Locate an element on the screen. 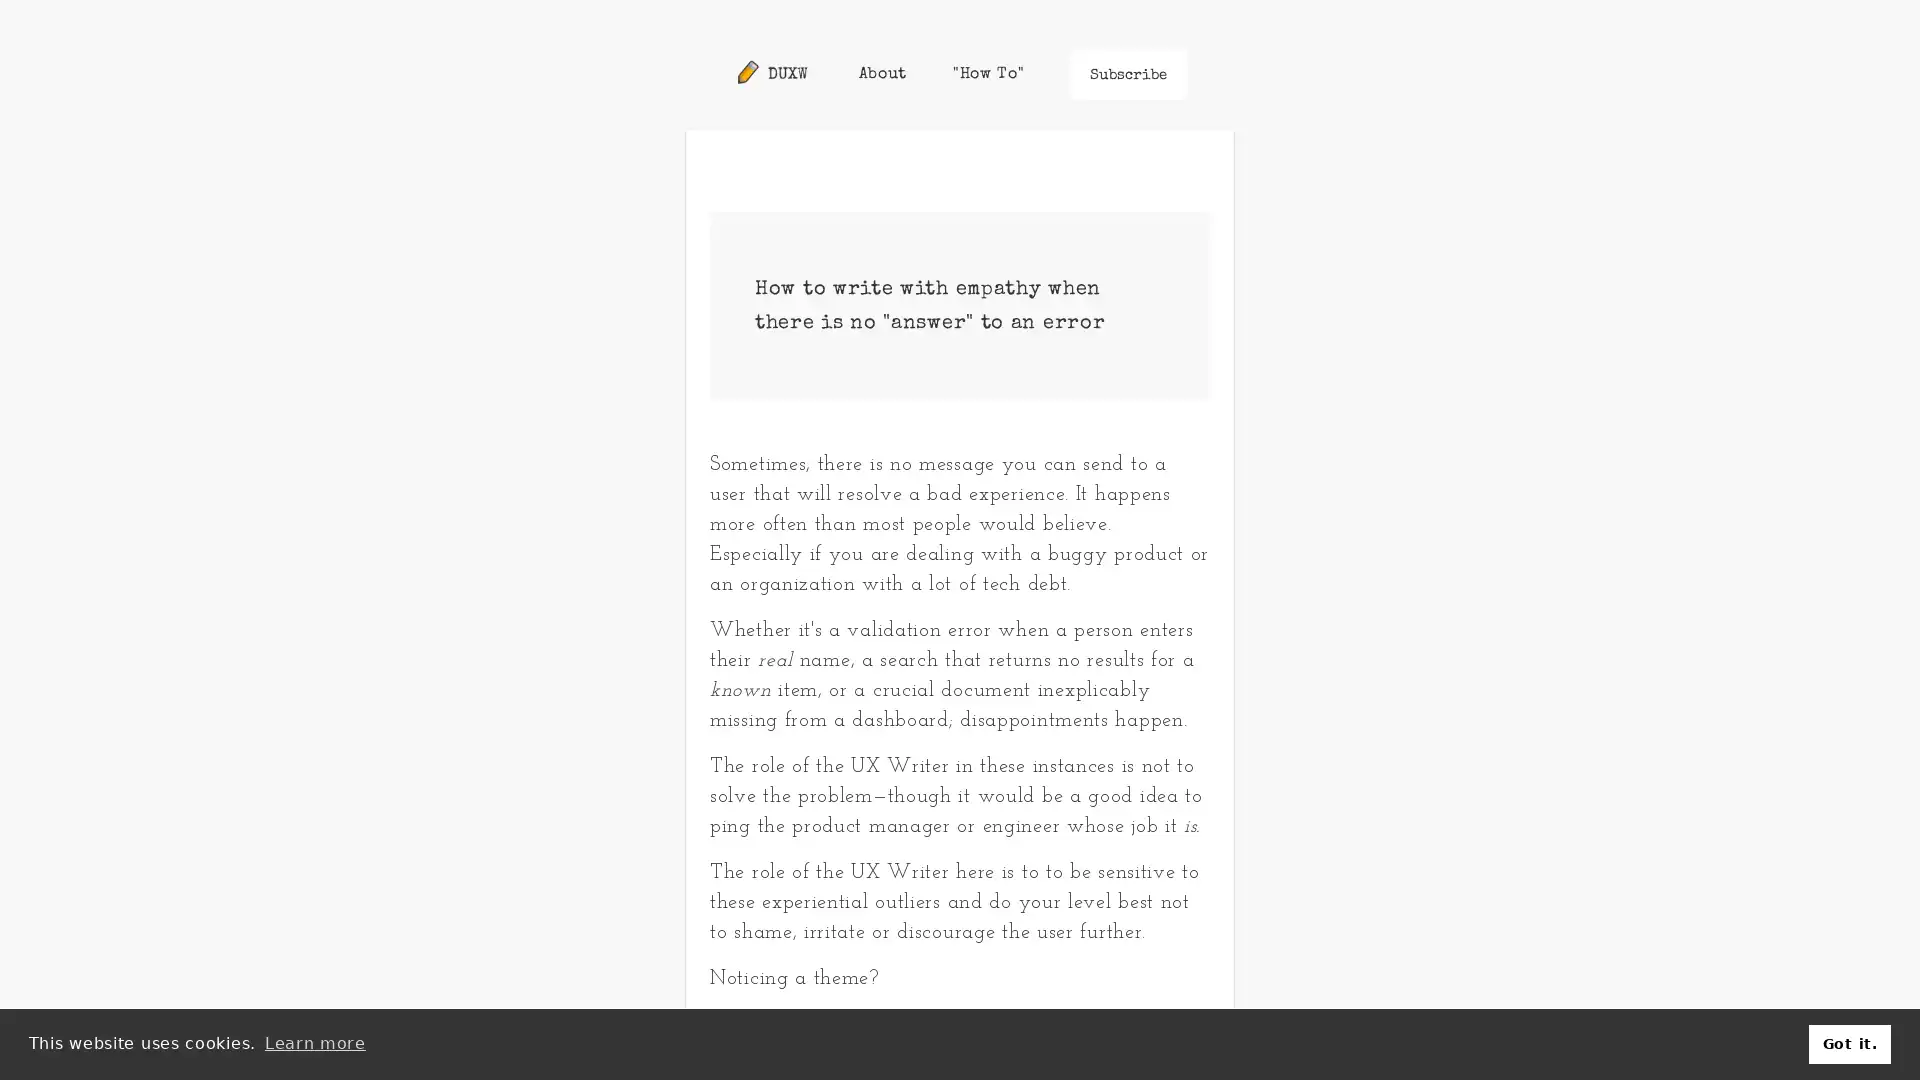  dismiss cookie message is located at coordinates (1848, 1043).